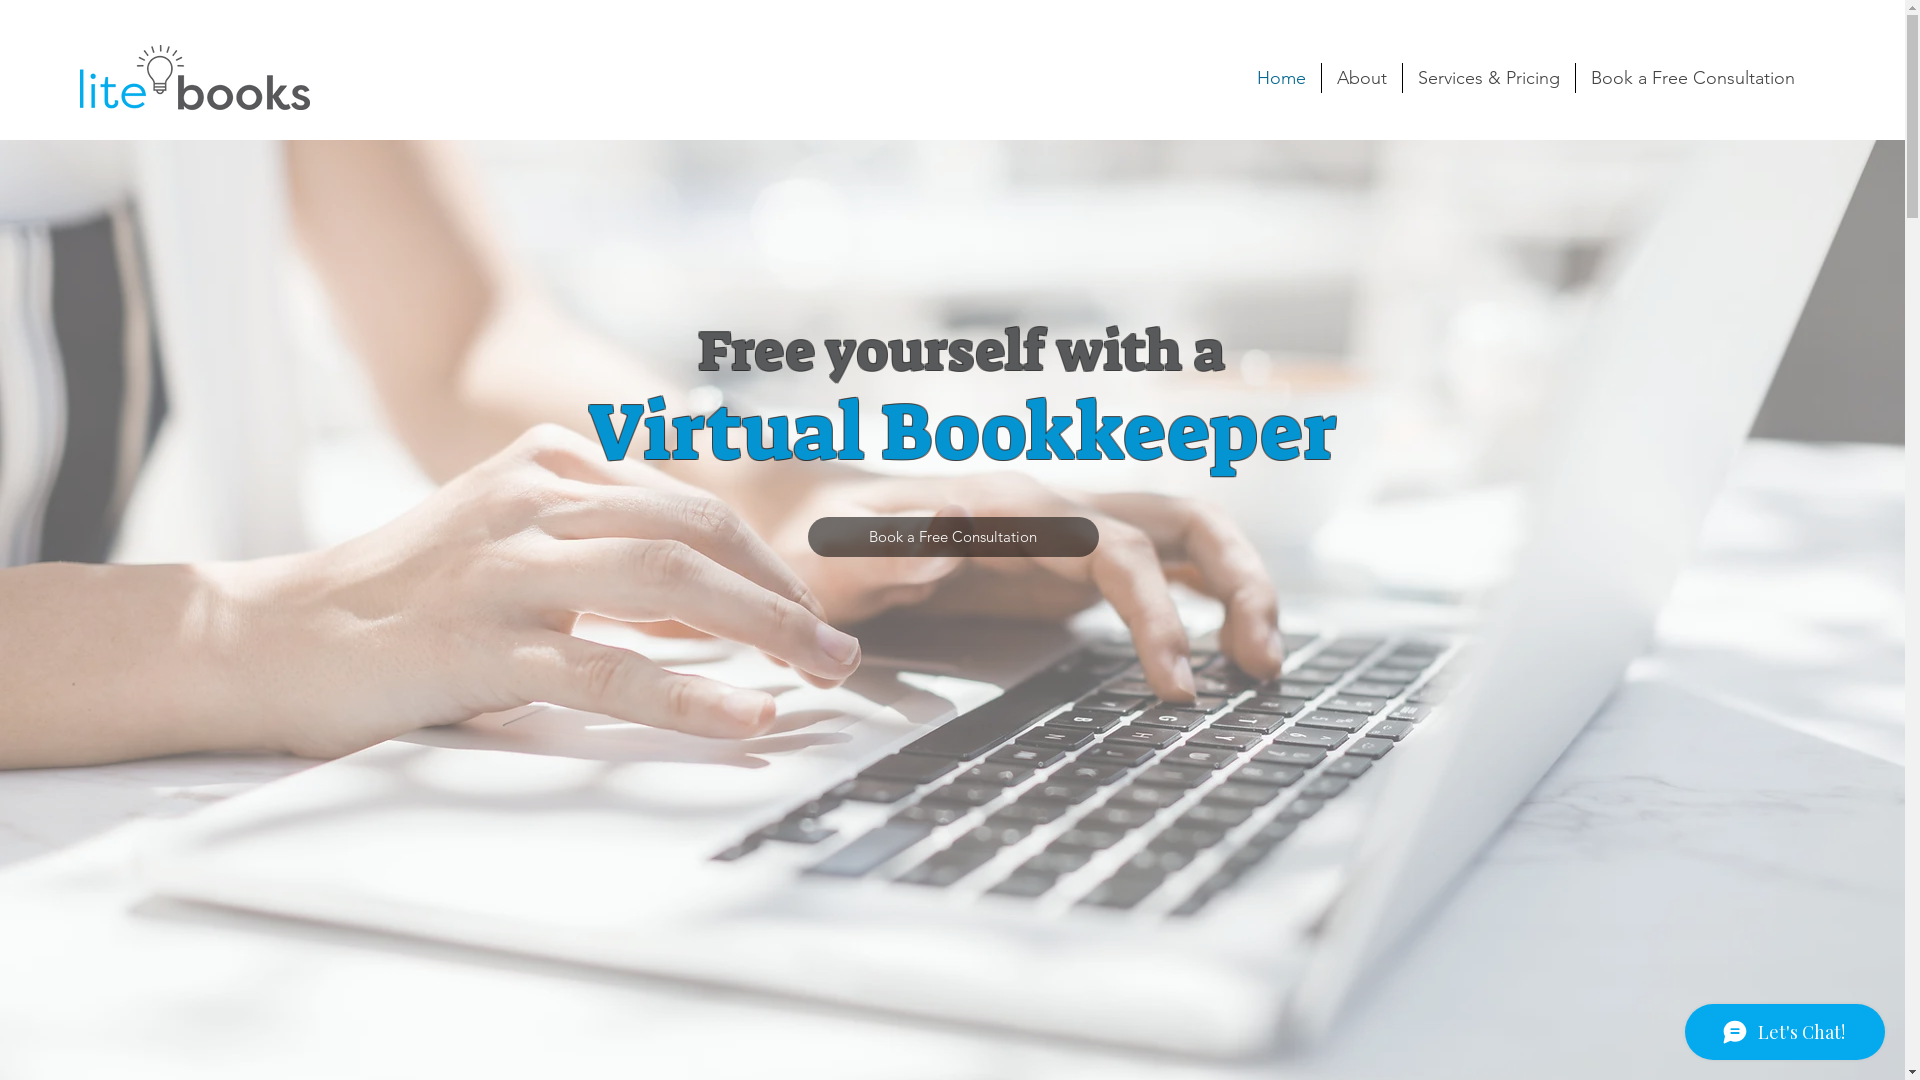  Describe the element at coordinates (1401, 76) in the screenshot. I see `'Services & Pricing'` at that location.